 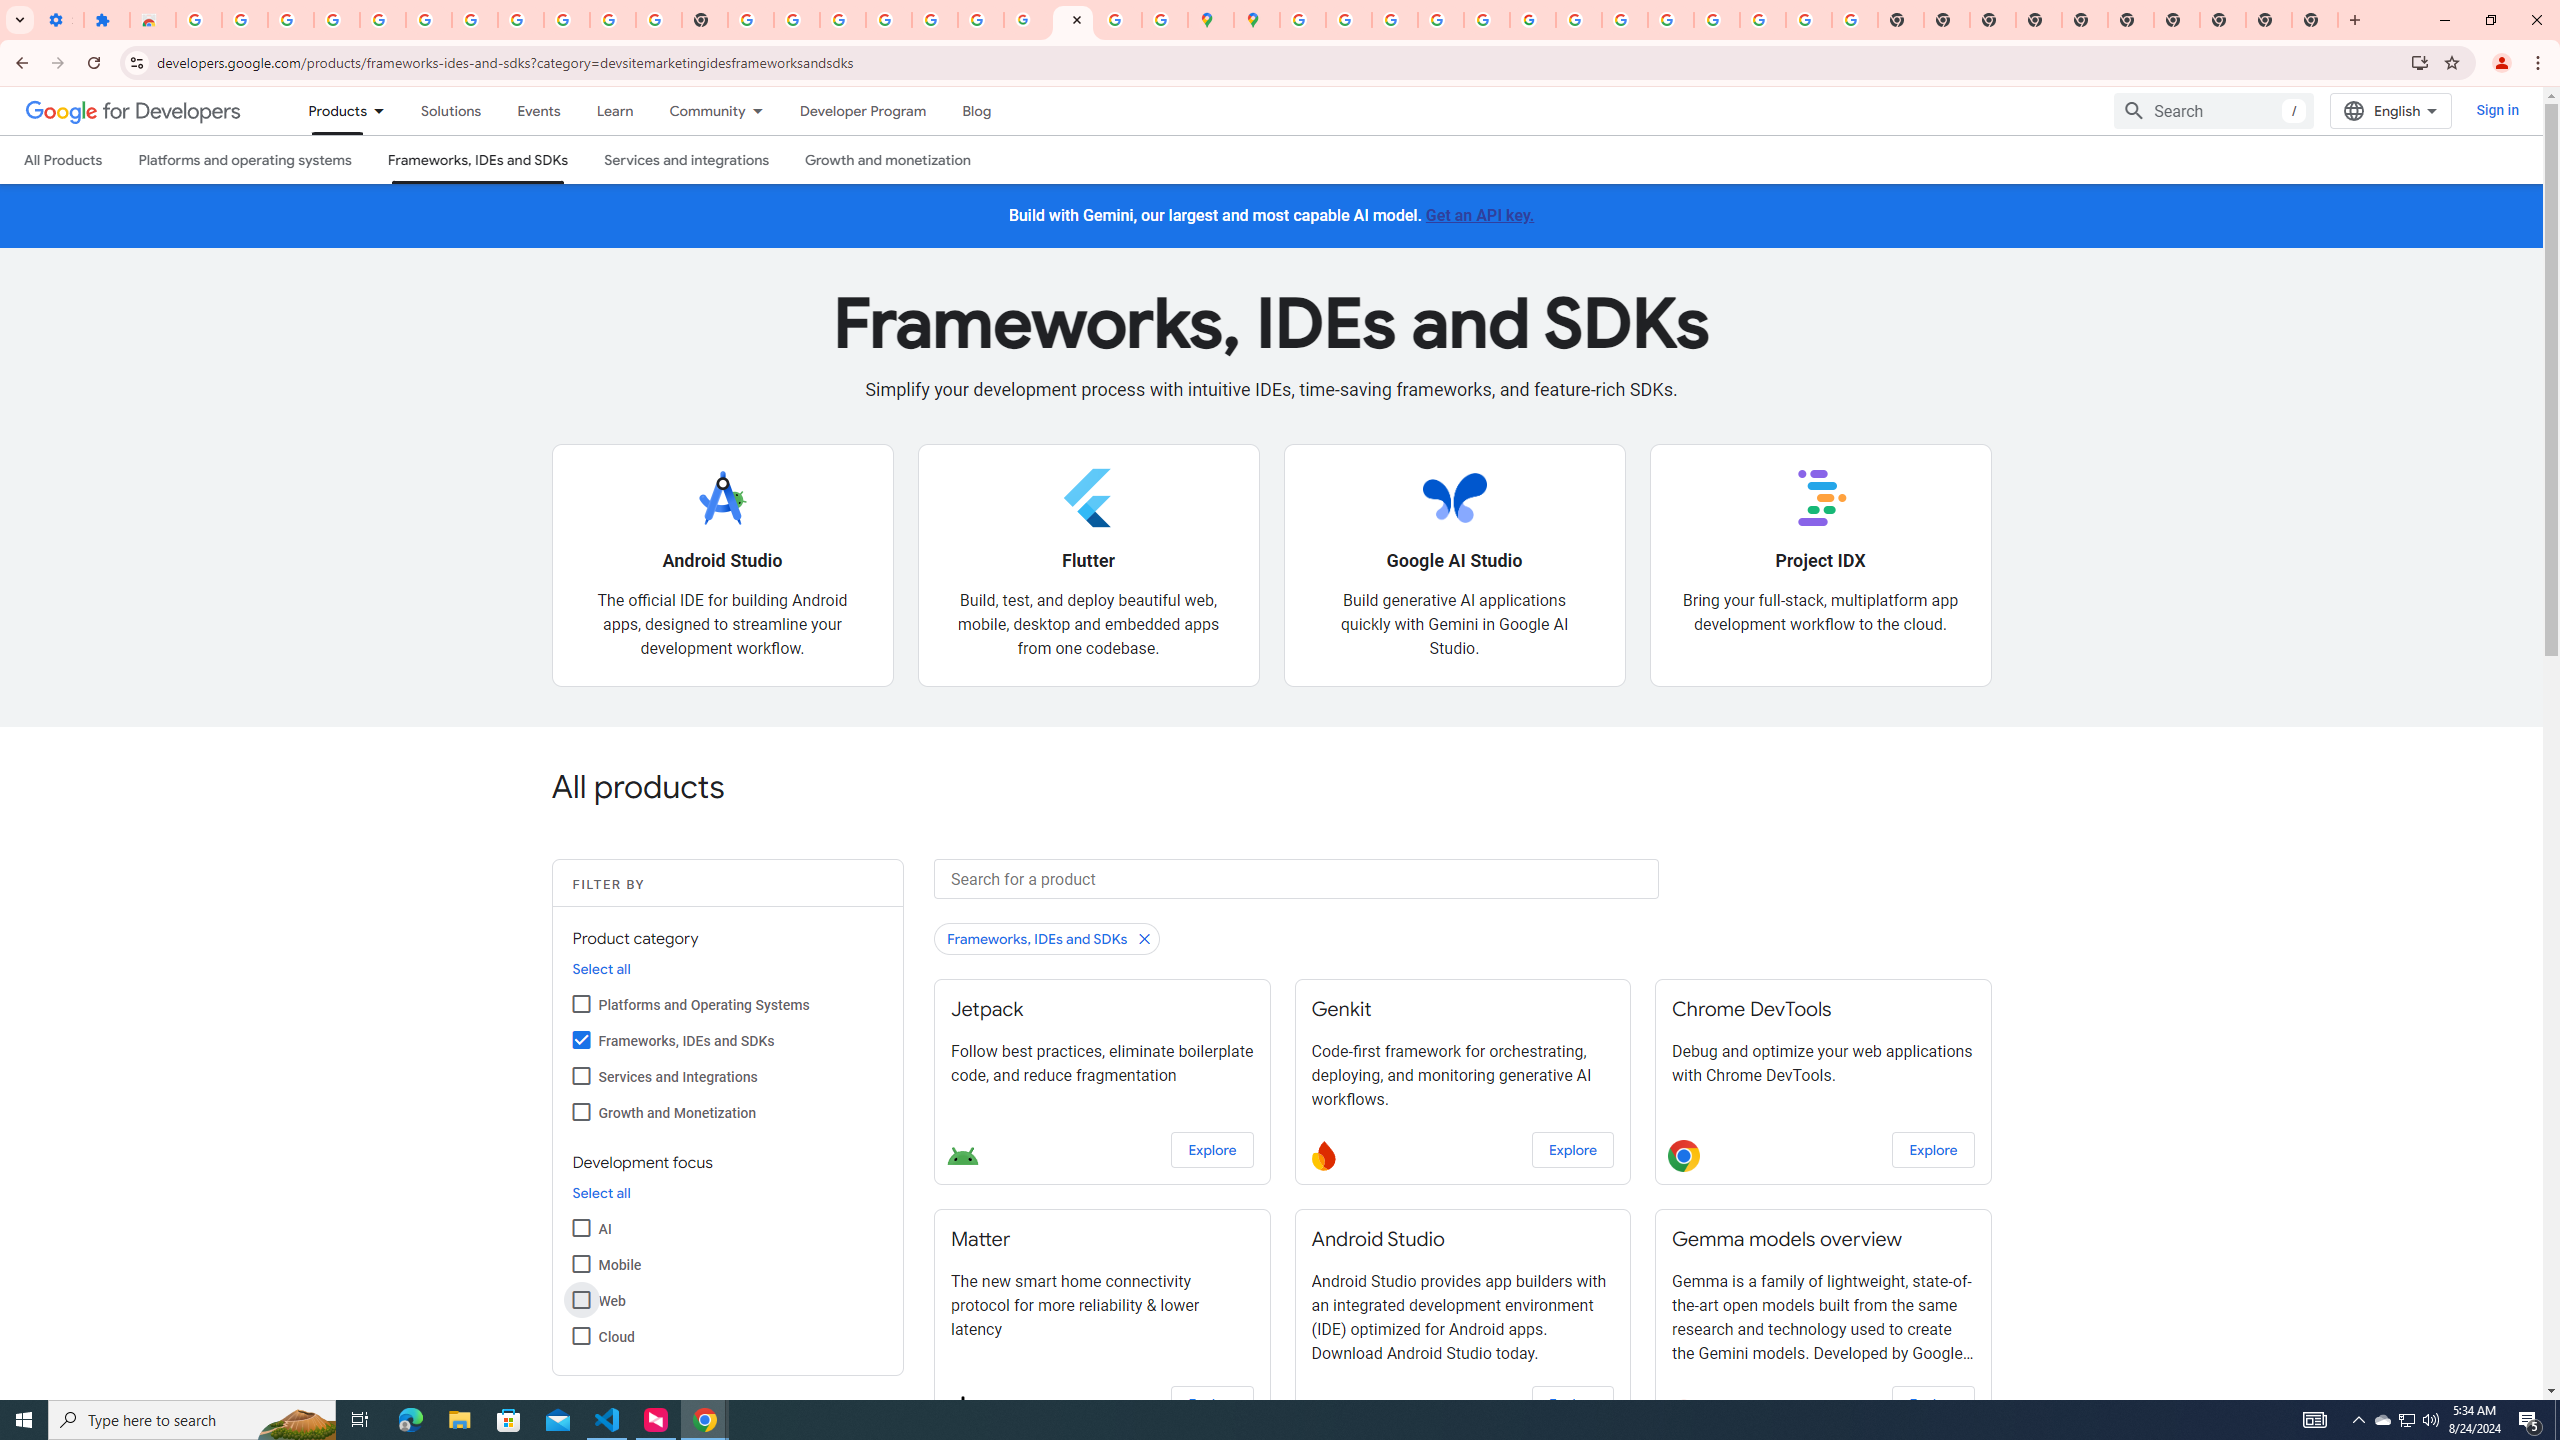 What do you see at coordinates (384, 110) in the screenshot?
I see `'Dropdown menu for Products'` at bounding box center [384, 110].